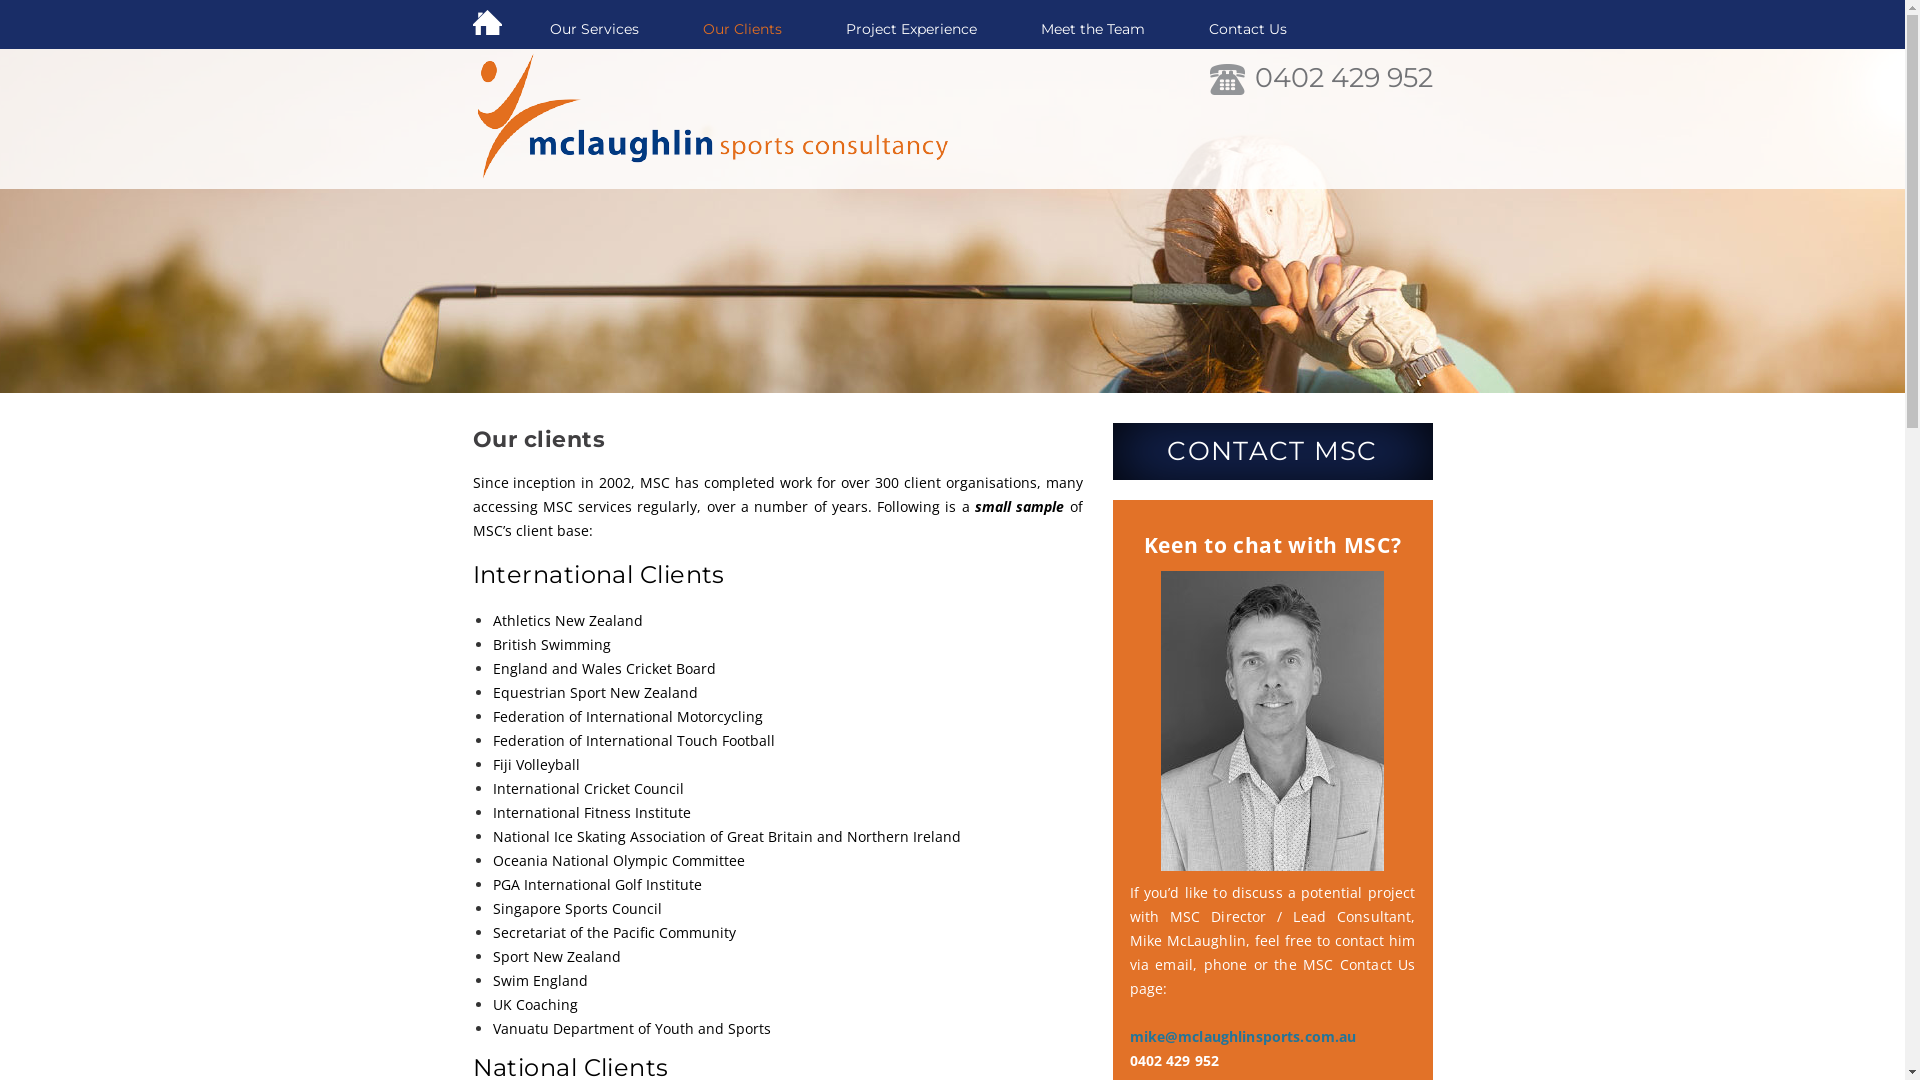 This screenshot has height=1080, width=1920. I want to click on 'McLaughlin Sports Consultancy', so click(716, 119).